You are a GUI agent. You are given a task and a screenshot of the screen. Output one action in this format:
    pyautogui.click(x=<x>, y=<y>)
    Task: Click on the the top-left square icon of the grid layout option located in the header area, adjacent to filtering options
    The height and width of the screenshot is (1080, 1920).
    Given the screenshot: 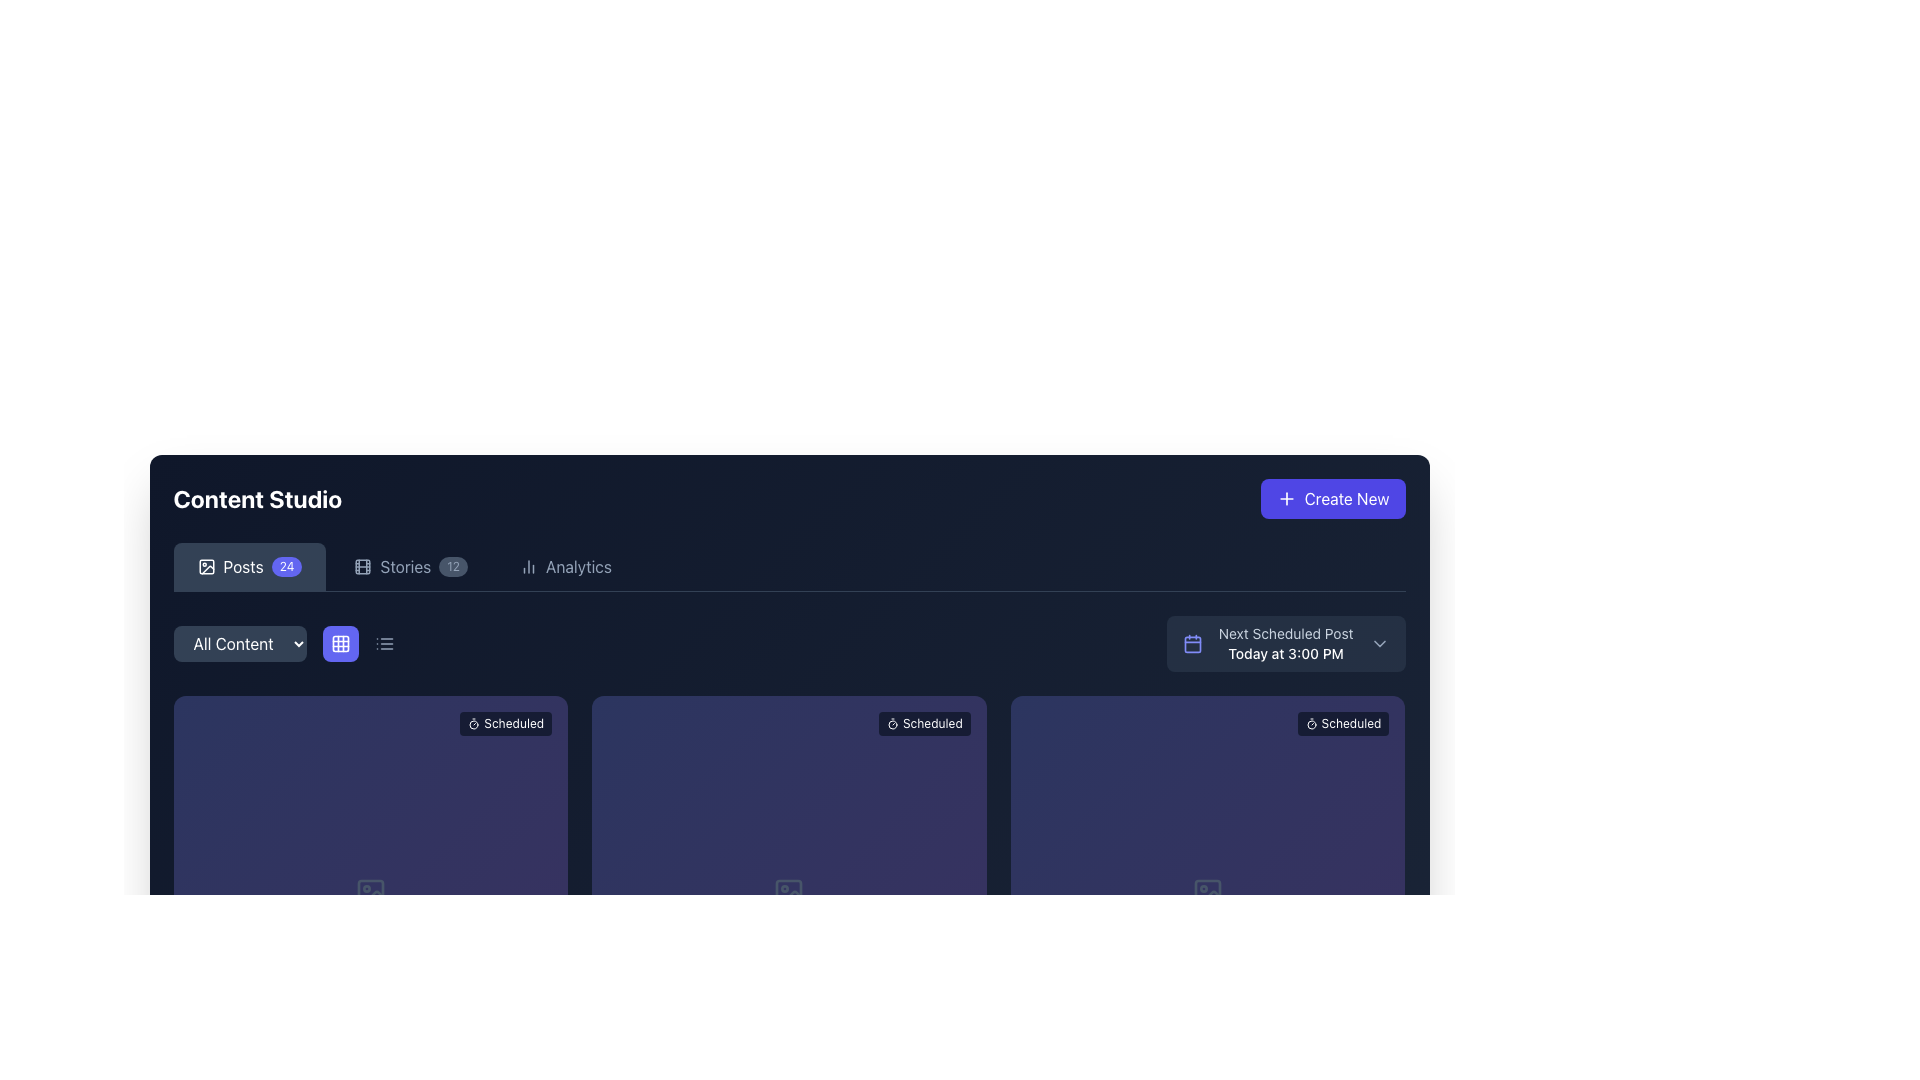 What is the action you would take?
    pyautogui.click(x=340, y=644)
    